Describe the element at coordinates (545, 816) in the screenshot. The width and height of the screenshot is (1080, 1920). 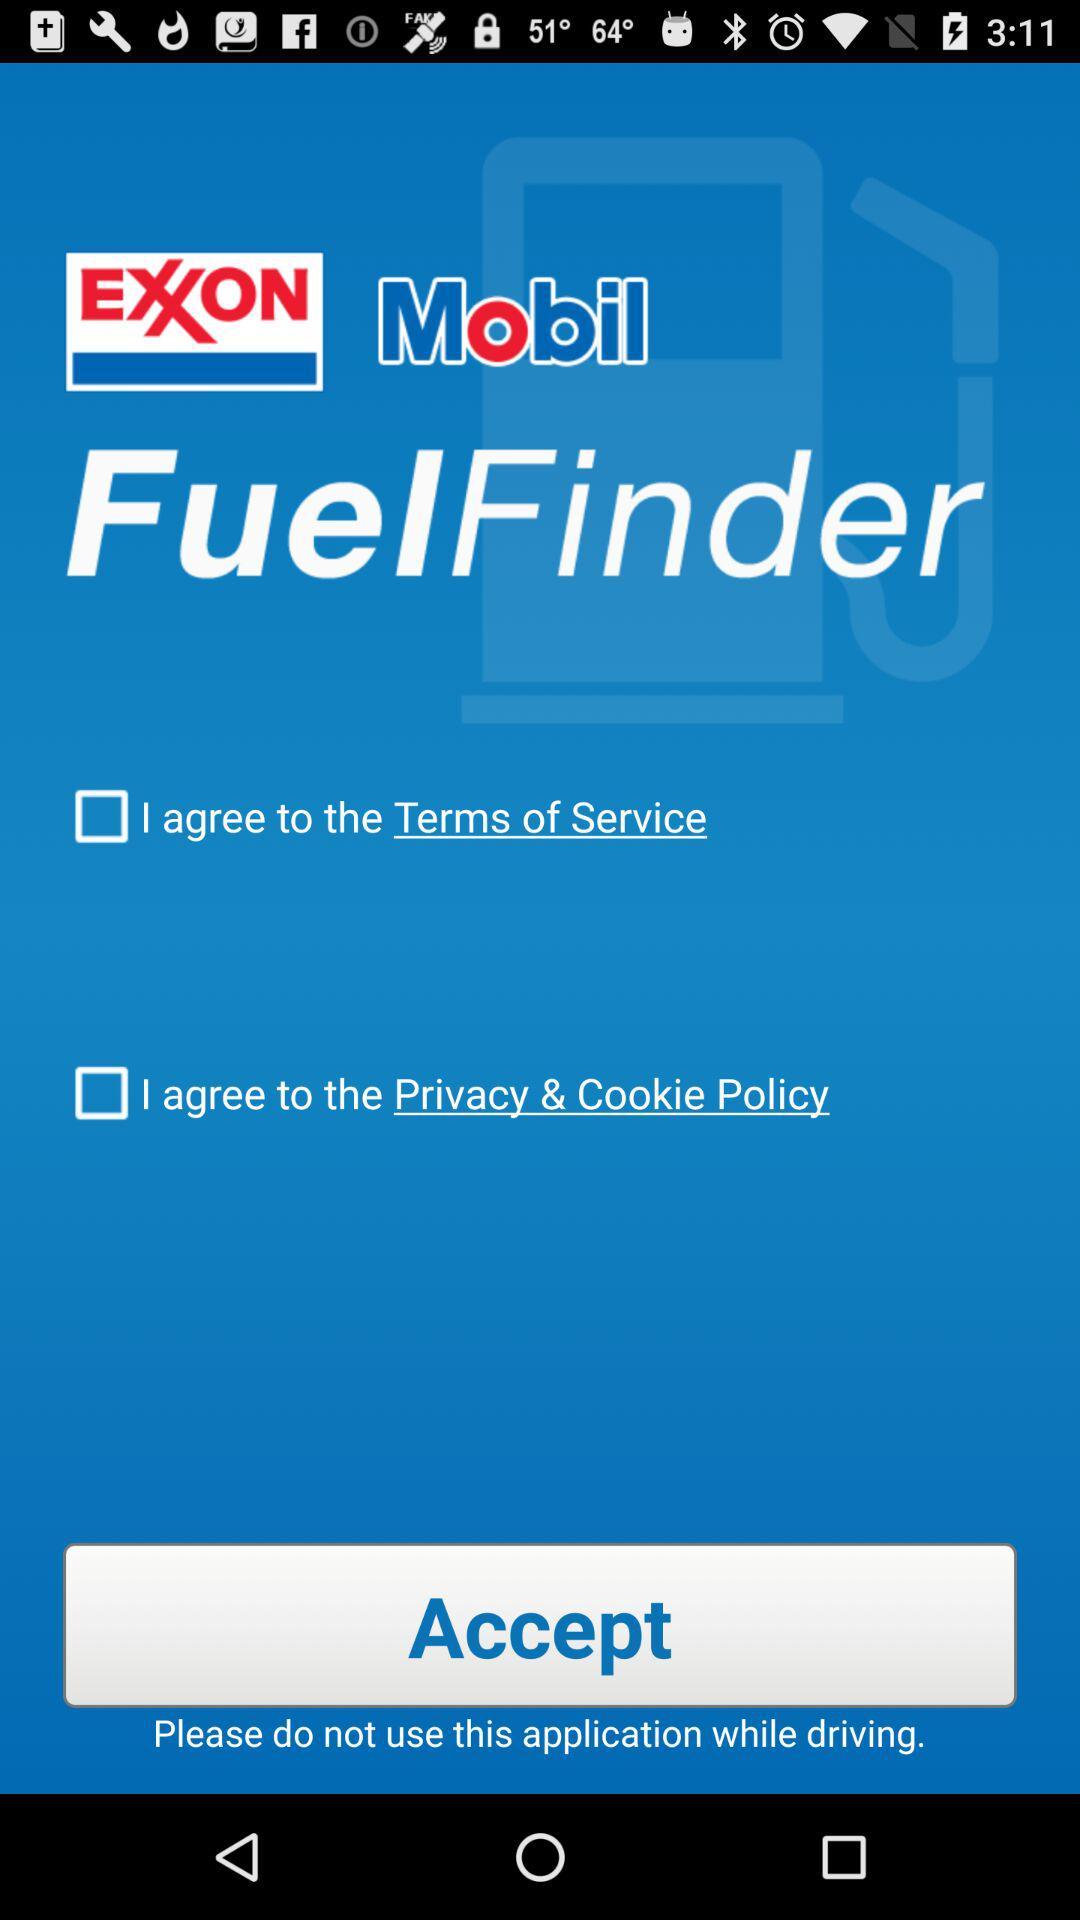
I see `checkbox to the right of the i agree to` at that location.